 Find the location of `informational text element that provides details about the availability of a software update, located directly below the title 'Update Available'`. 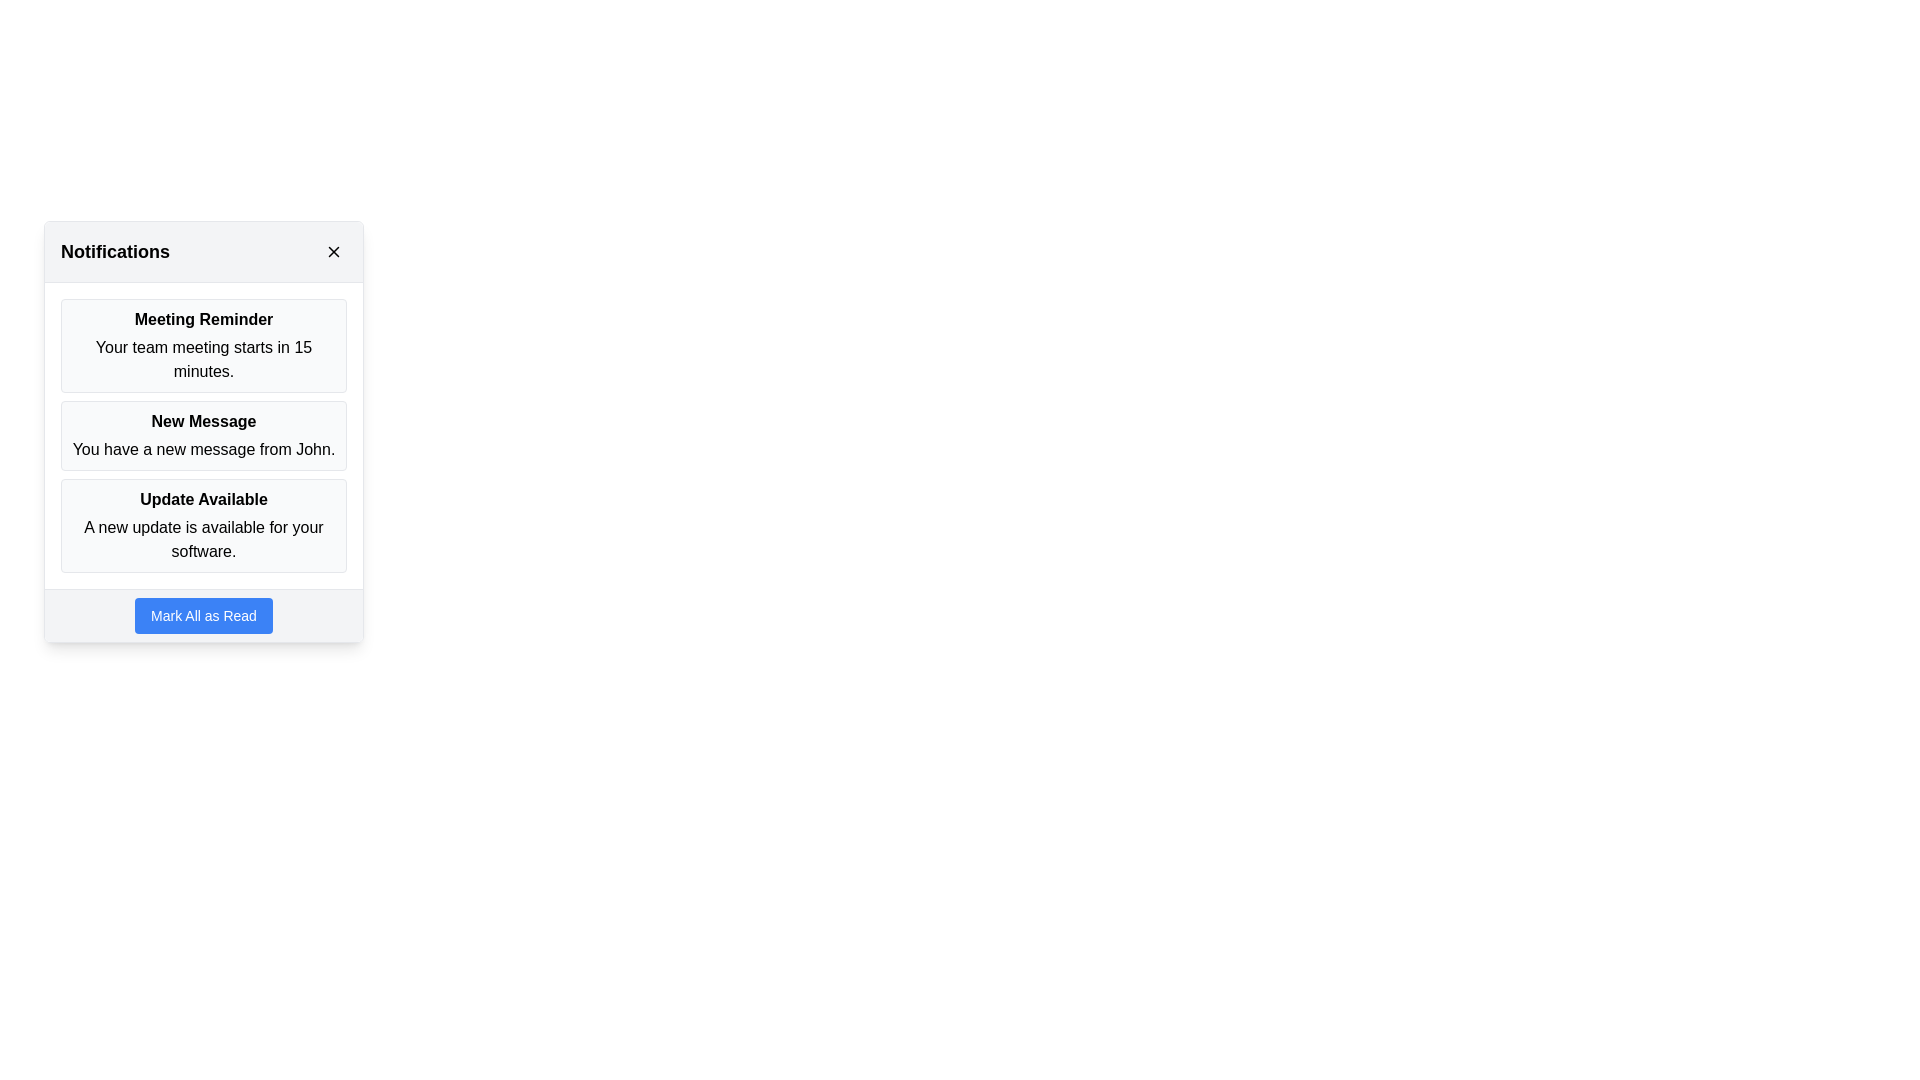

informational text element that provides details about the availability of a software update, located directly below the title 'Update Available' is located at coordinates (203, 540).